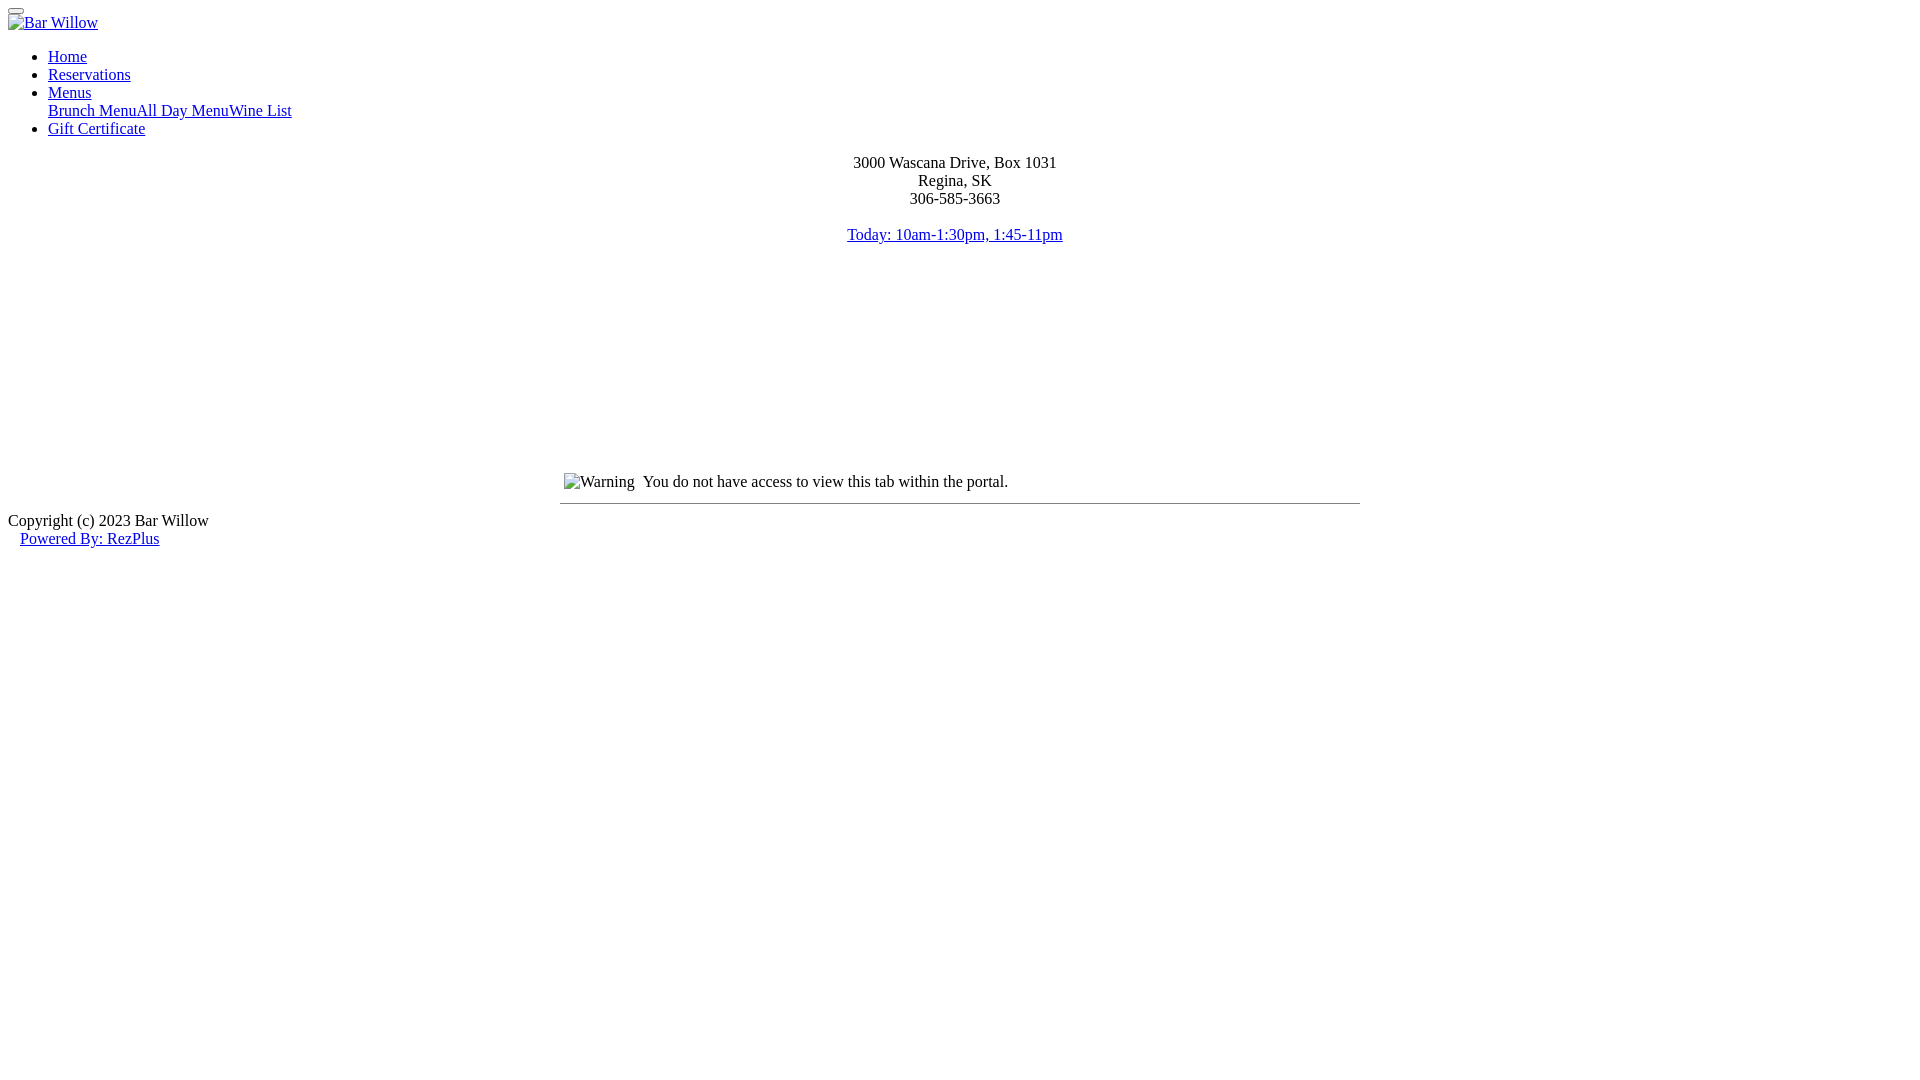 This screenshot has width=1920, height=1080. What do you see at coordinates (48, 73) in the screenshot?
I see `'Reservations'` at bounding box center [48, 73].